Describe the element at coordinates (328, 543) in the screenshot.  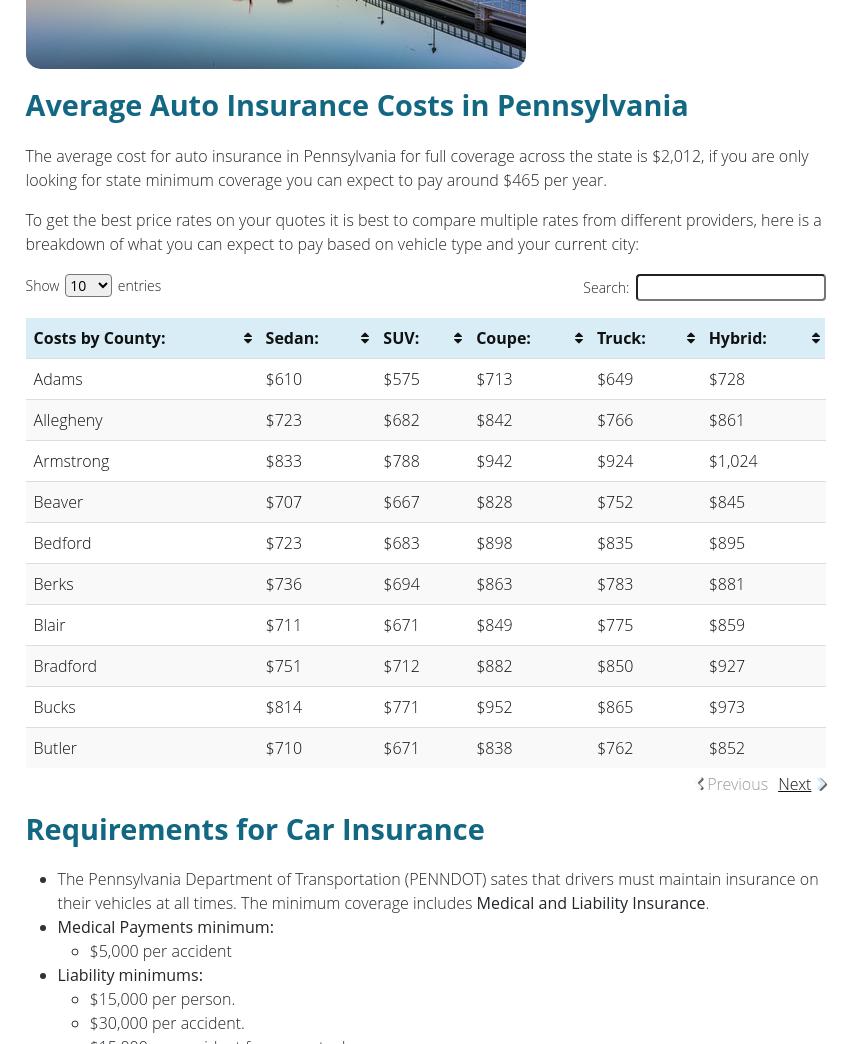
I see `'Terms & Conditions'` at that location.